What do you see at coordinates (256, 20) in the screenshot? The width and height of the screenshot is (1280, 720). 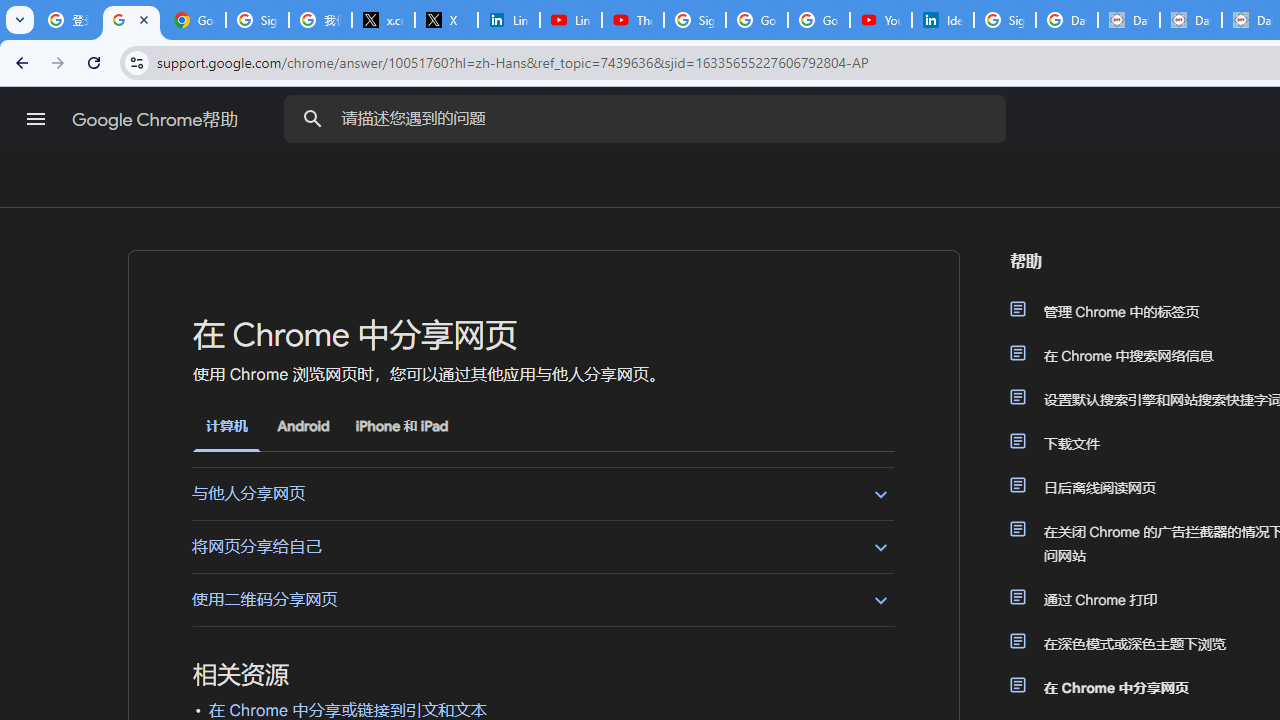 I see `'Sign in - Google Accounts'` at bounding box center [256, 20].